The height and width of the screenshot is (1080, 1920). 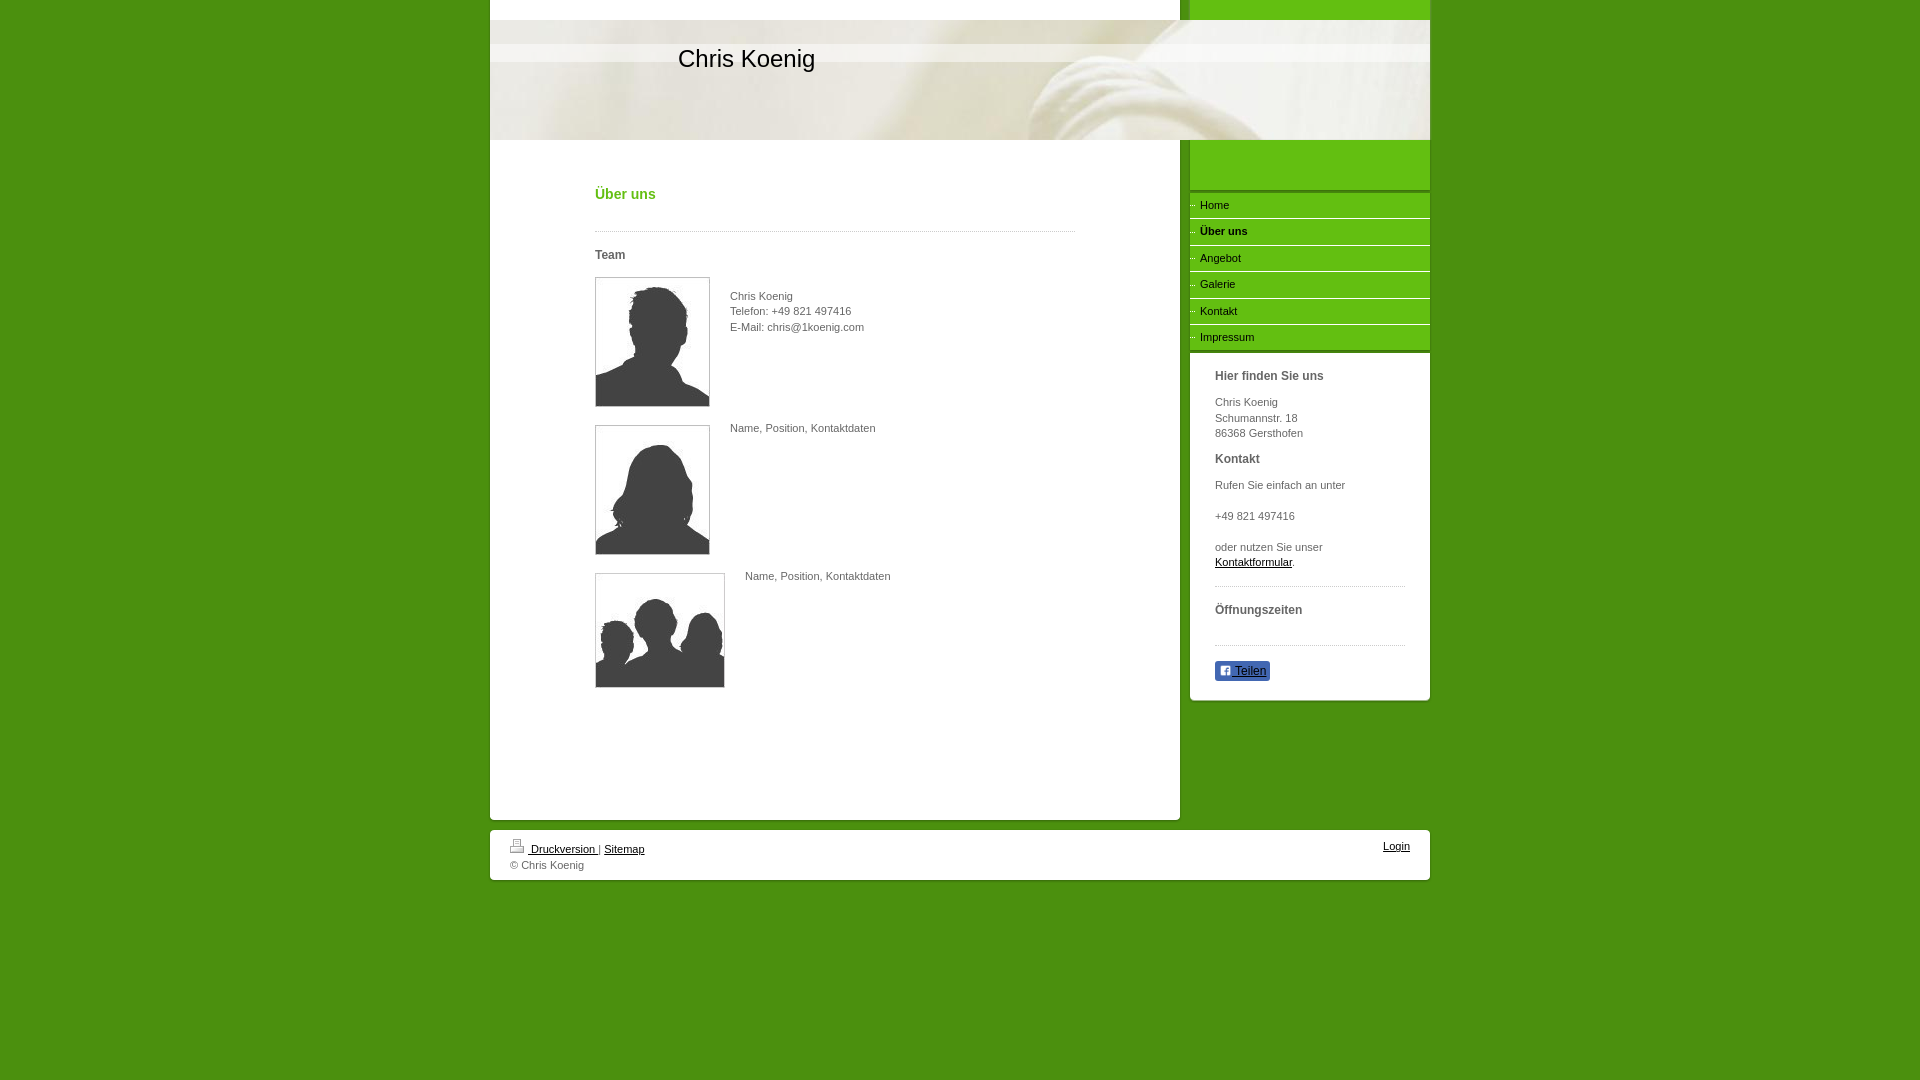 I want to click on 'Login', so click(x=1395, y=845).